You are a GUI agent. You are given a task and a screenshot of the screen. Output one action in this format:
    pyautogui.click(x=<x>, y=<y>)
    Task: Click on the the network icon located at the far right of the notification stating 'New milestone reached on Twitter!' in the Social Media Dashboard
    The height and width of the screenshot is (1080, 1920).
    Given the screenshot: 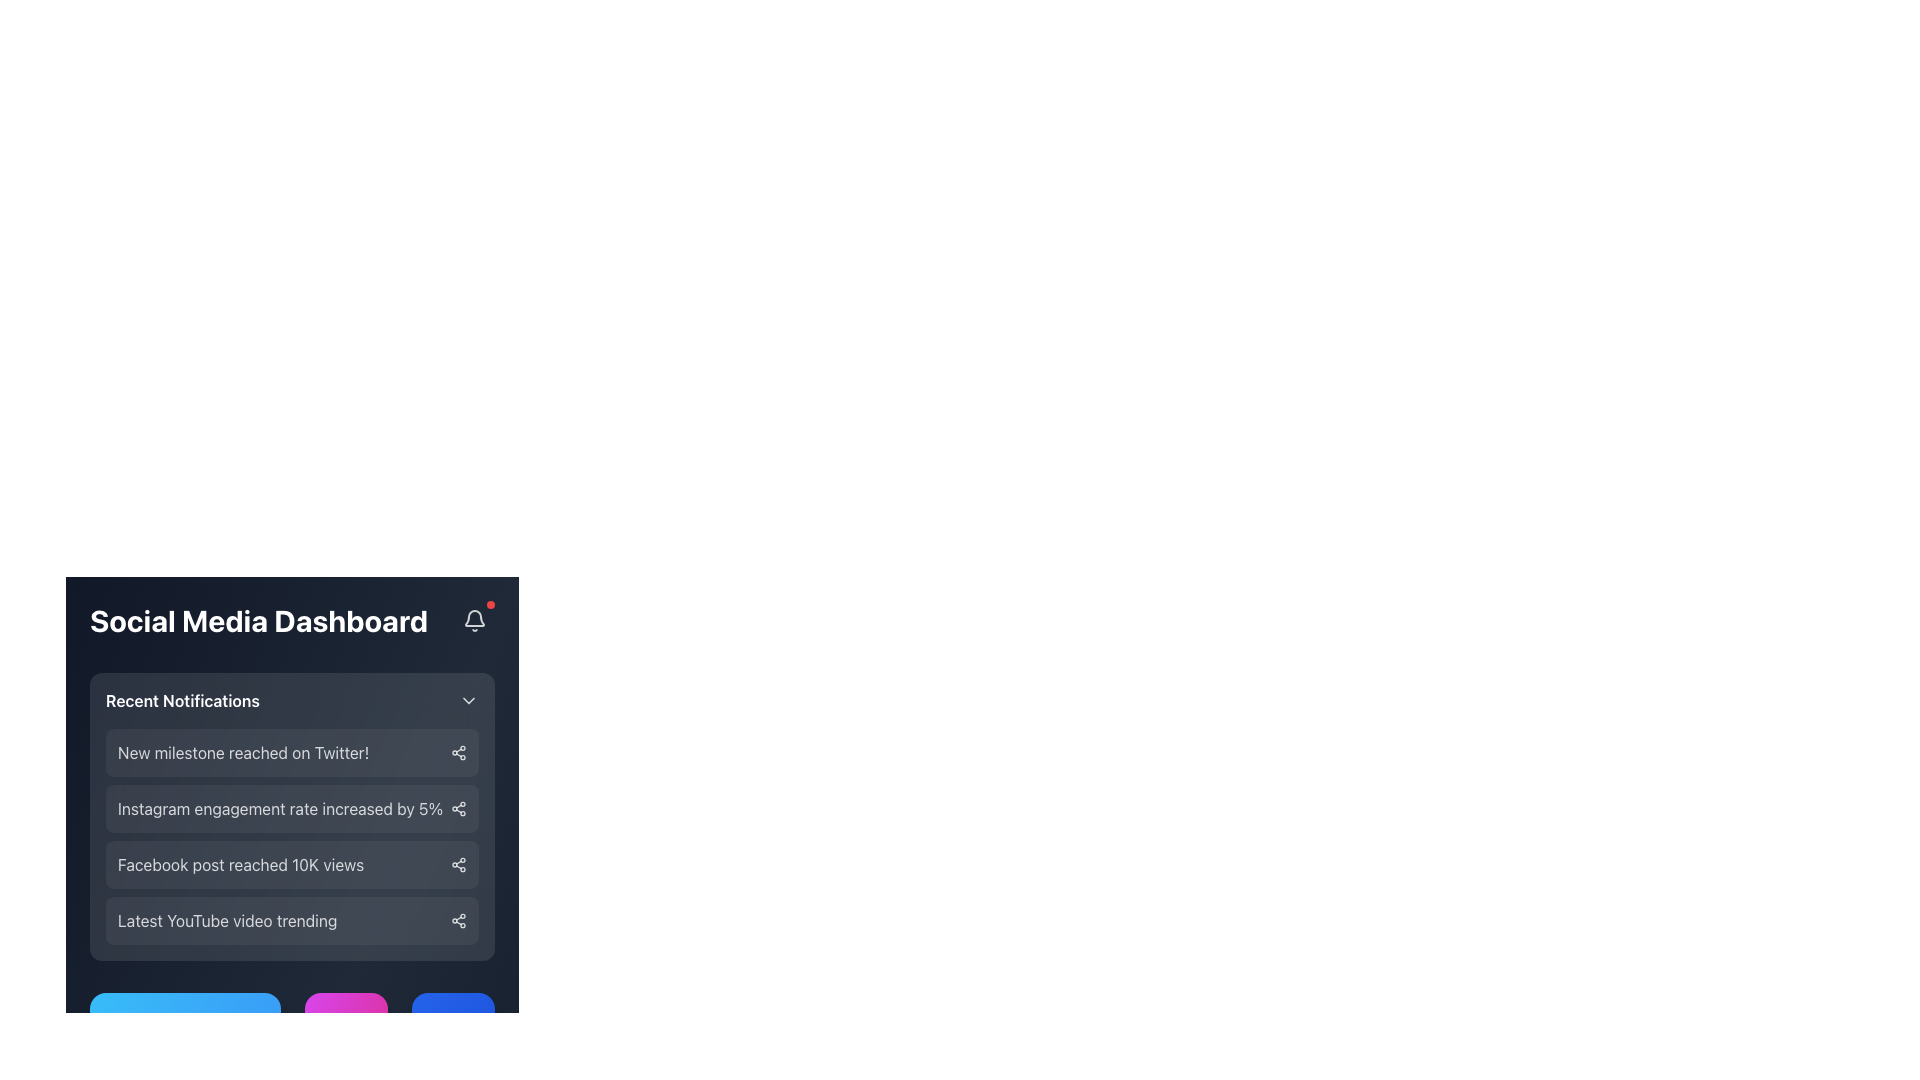 What is the action you would take?
    pyautogui.click(x=458, y=752)
    